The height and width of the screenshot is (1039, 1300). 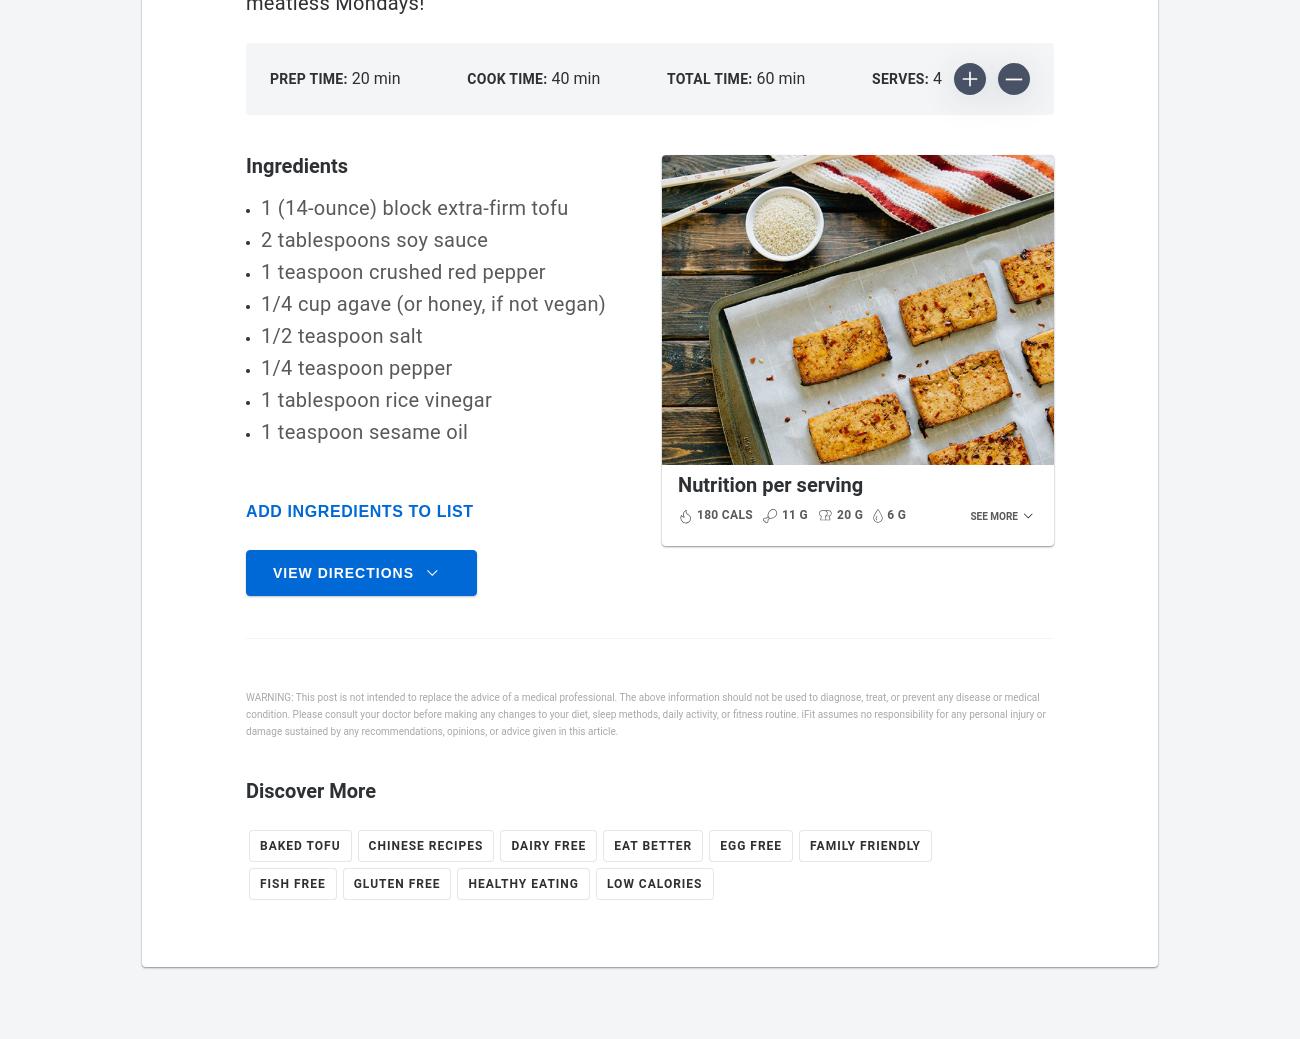 What do you see at coordinates (737, 829) in the screenshot?
I see `'Dietary Fiber'` at bounding box center [737, 829].